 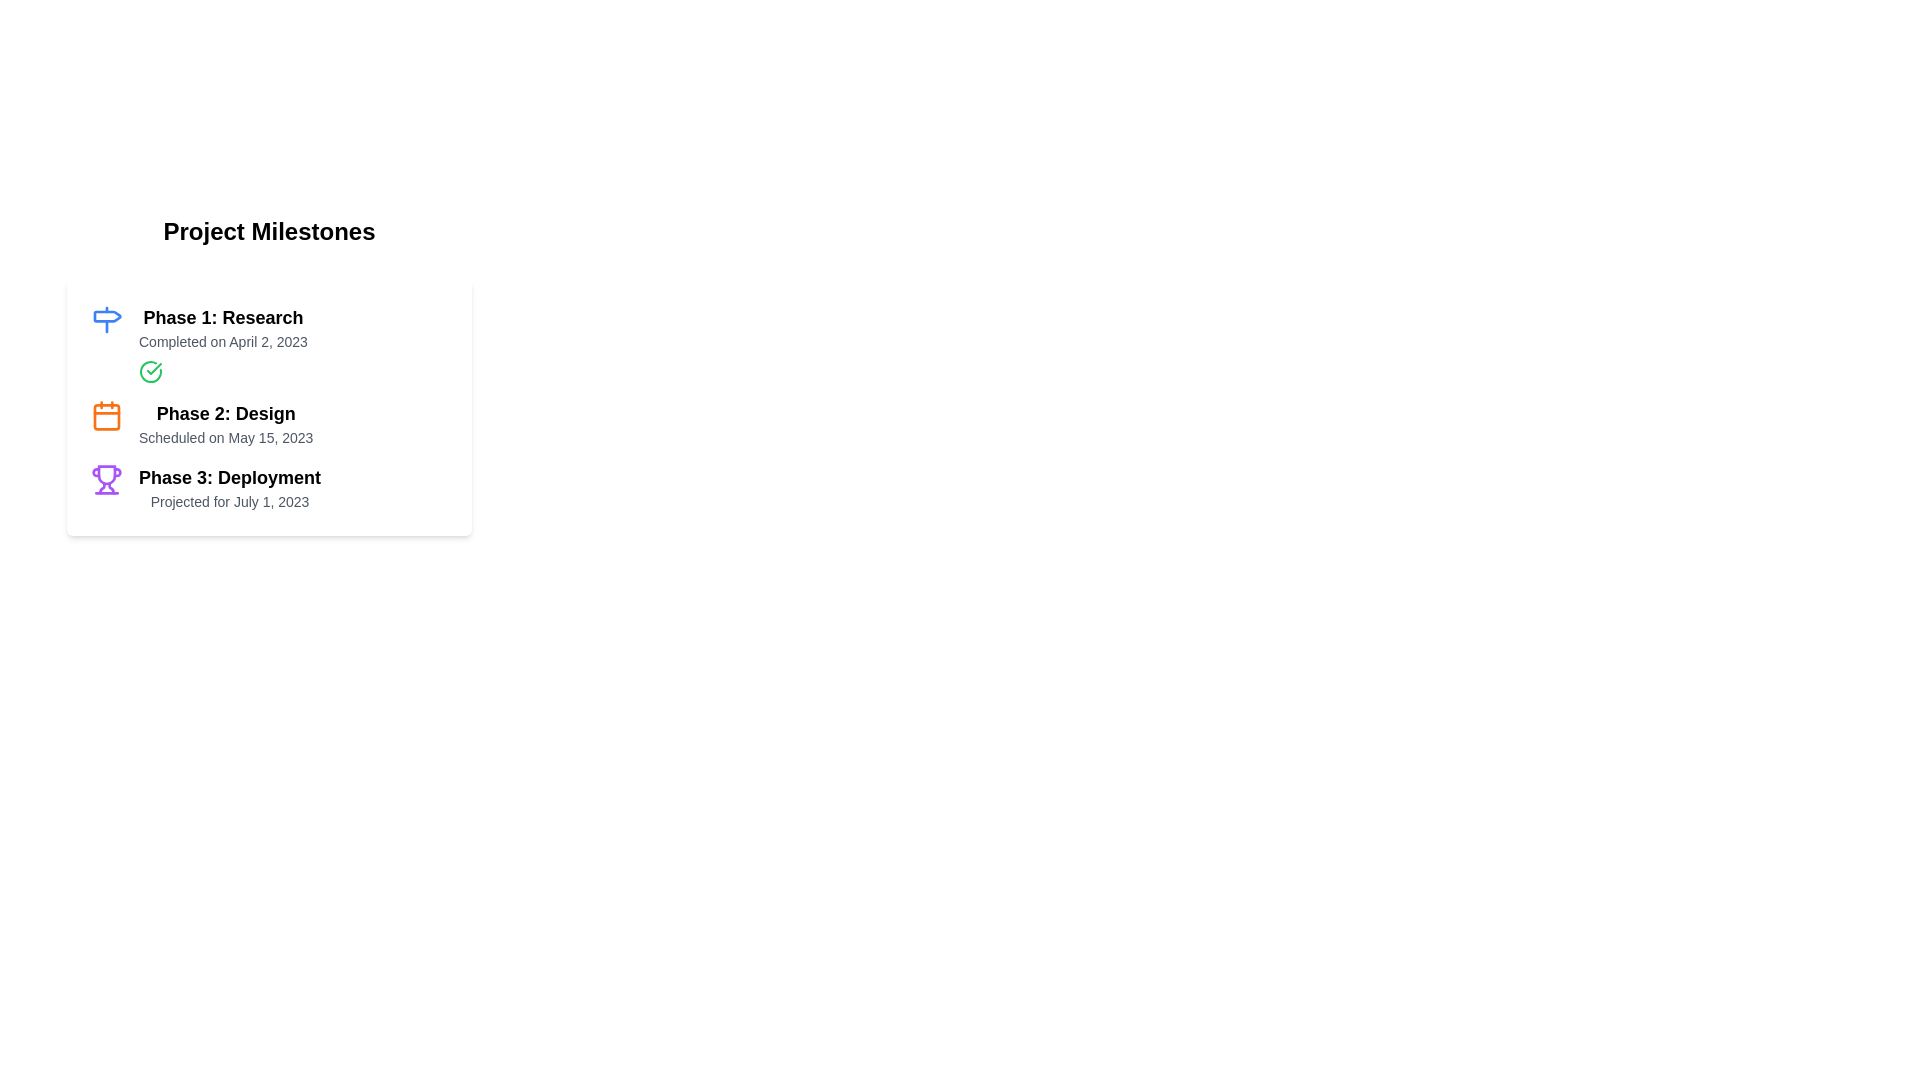 What do you see at coordinates (226, 412) in the screenshot?
I see `the static text element indicating 'Phase 2: Design', which serves as a project milestone title located in the 'Project Milestones' section` at bounding box center [226, 412].